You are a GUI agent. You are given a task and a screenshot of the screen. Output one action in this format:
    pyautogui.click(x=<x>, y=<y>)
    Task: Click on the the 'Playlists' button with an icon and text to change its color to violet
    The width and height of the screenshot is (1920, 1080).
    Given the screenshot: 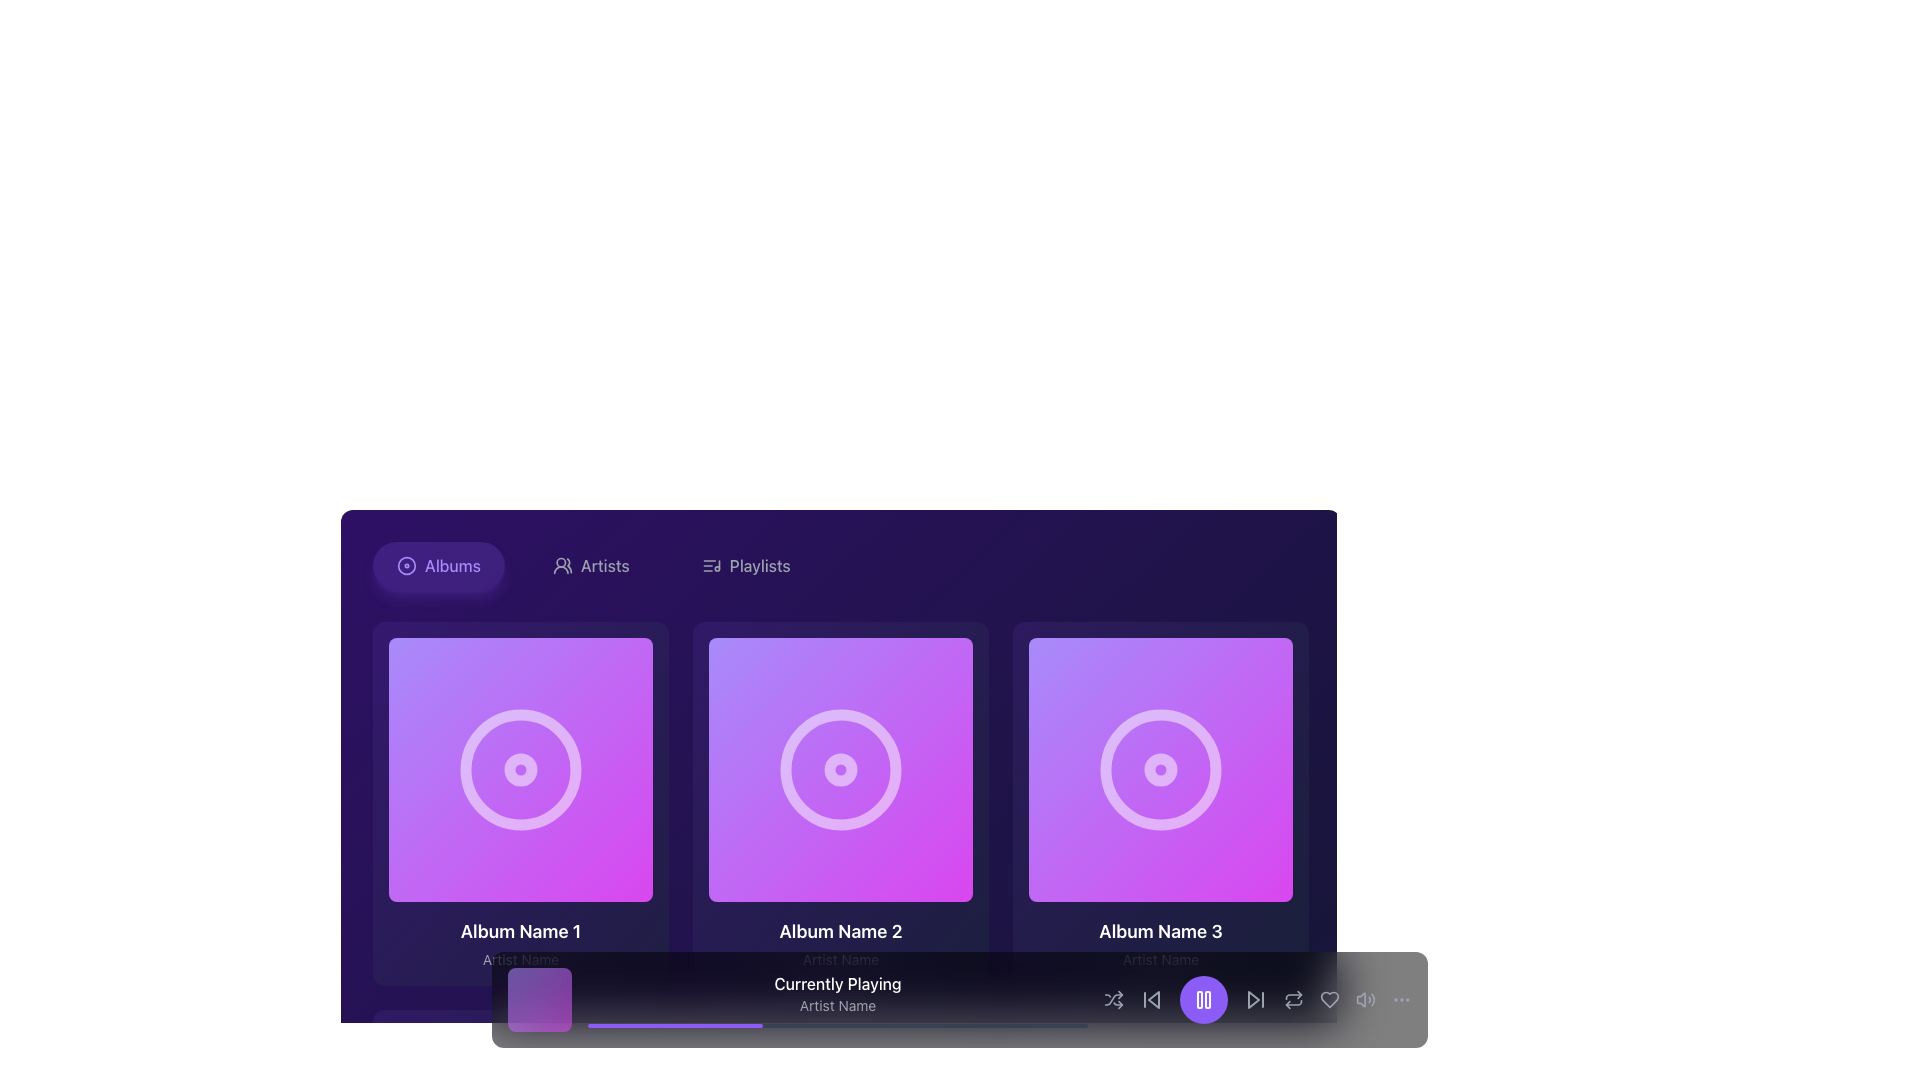 What is the action you would take?
    pyautogui.click(x=745, y=566)
    